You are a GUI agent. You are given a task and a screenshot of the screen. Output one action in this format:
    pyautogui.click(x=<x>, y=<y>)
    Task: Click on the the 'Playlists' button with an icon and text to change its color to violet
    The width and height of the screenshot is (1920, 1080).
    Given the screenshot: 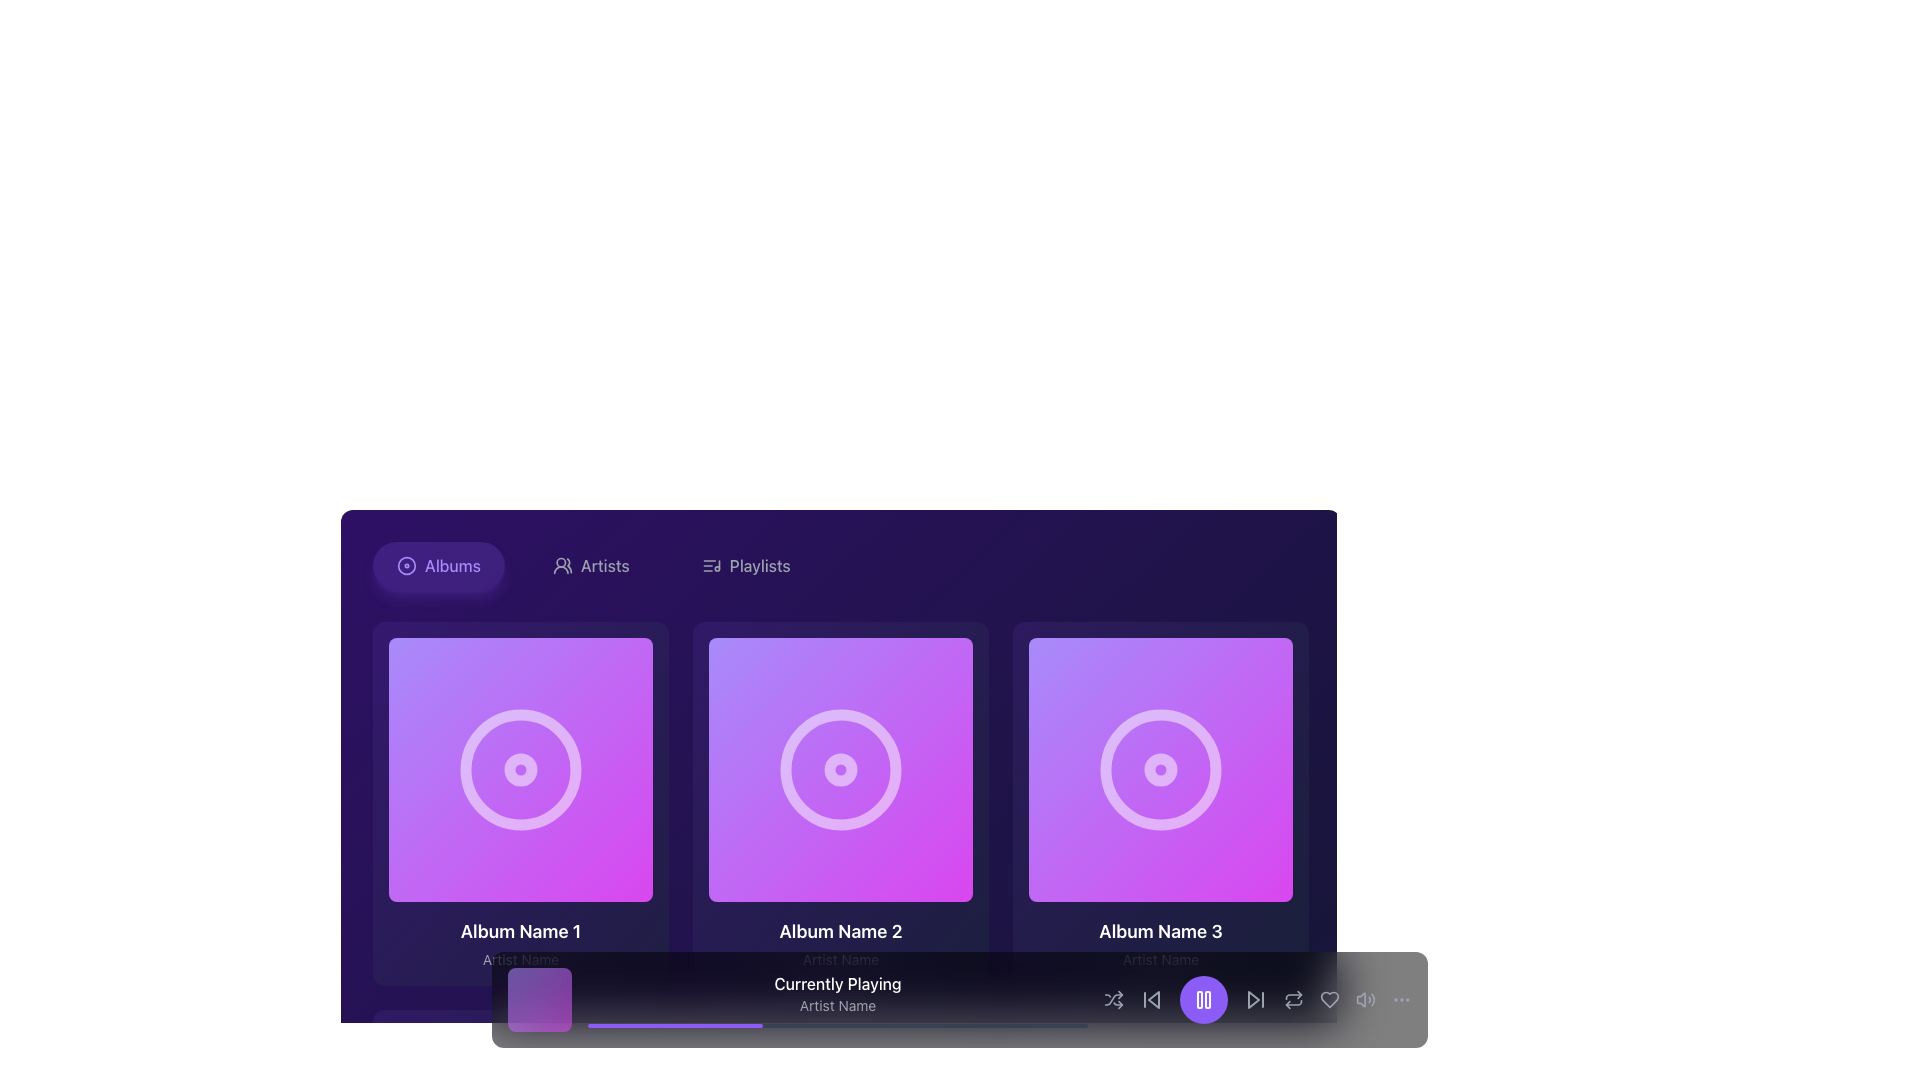 What is the action you would take?
    pyautogui.click(x=745, y=566)
    